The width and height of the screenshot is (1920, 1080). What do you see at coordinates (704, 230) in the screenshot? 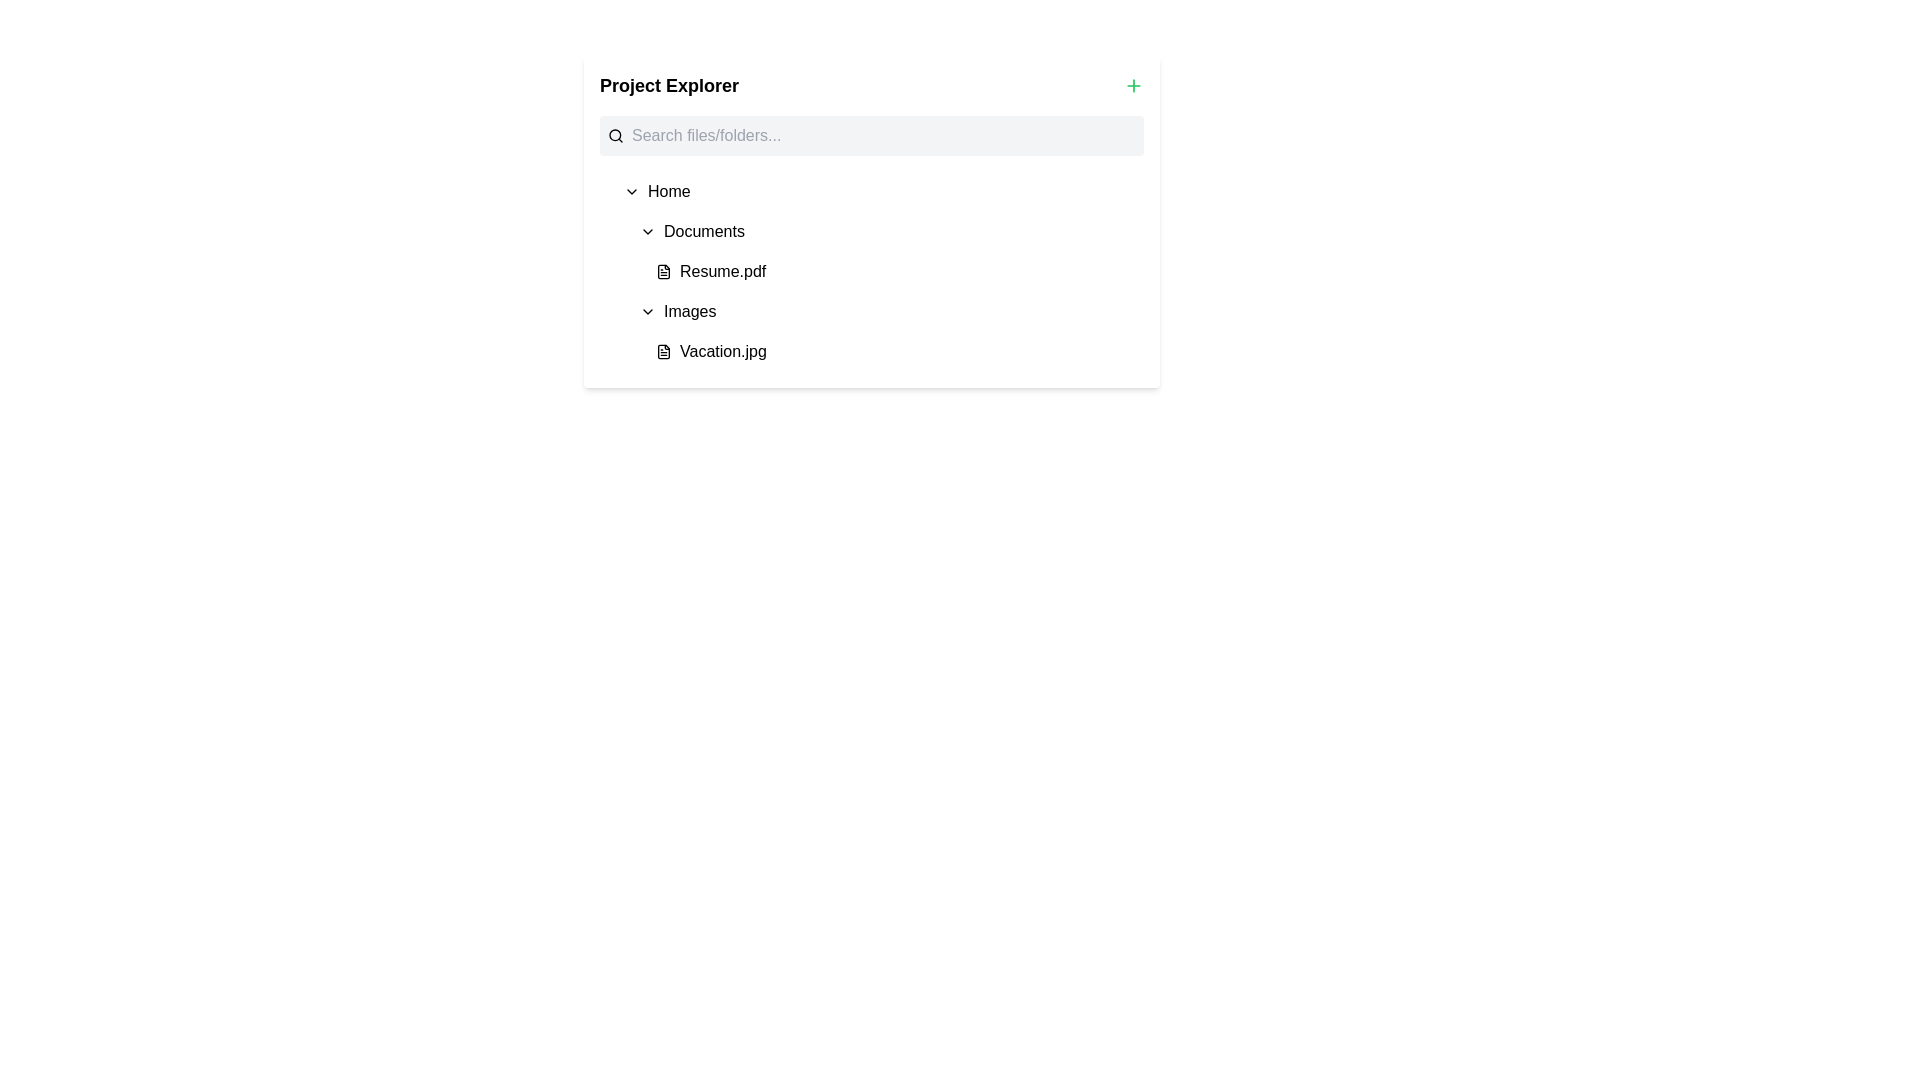
I see `the 'Documents' text label in the Project Explorer panel` at bounding box center [704, 230].